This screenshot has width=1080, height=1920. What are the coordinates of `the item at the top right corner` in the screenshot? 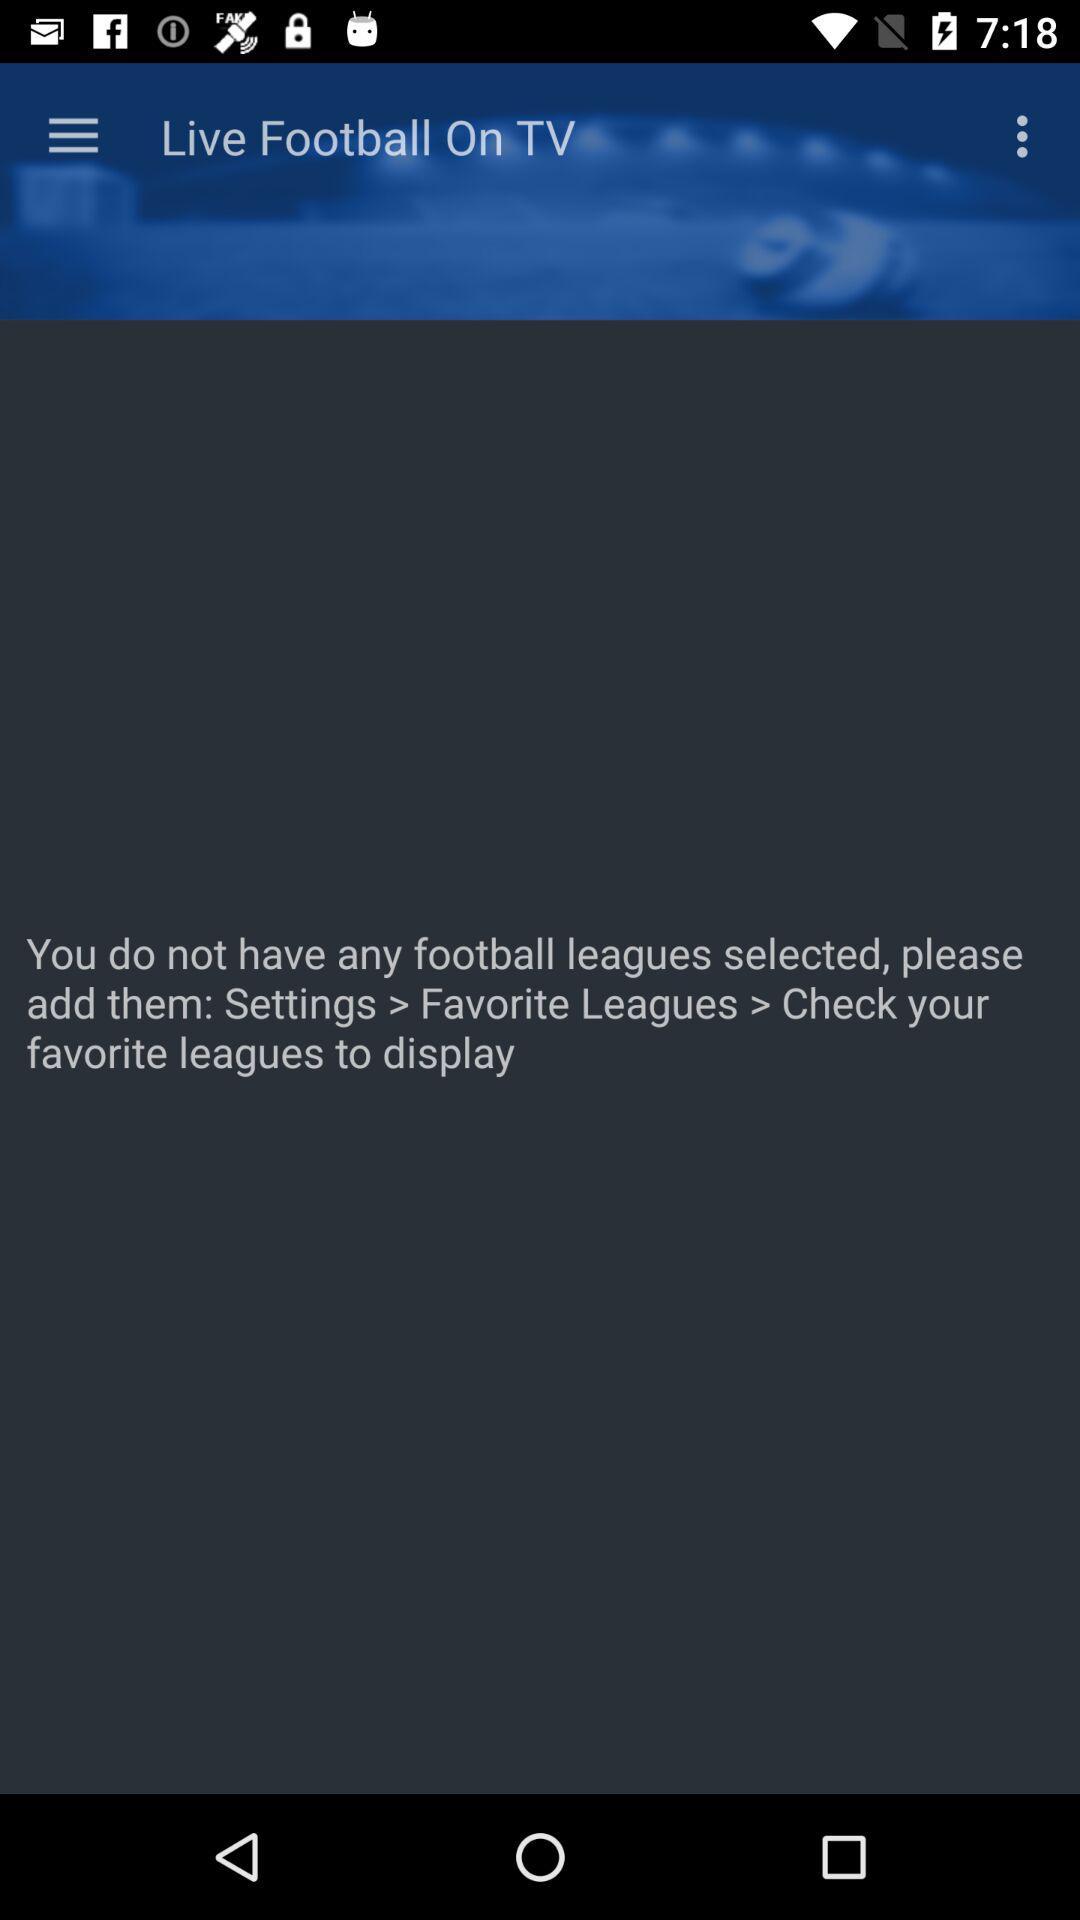 It's located at (1027, 135).